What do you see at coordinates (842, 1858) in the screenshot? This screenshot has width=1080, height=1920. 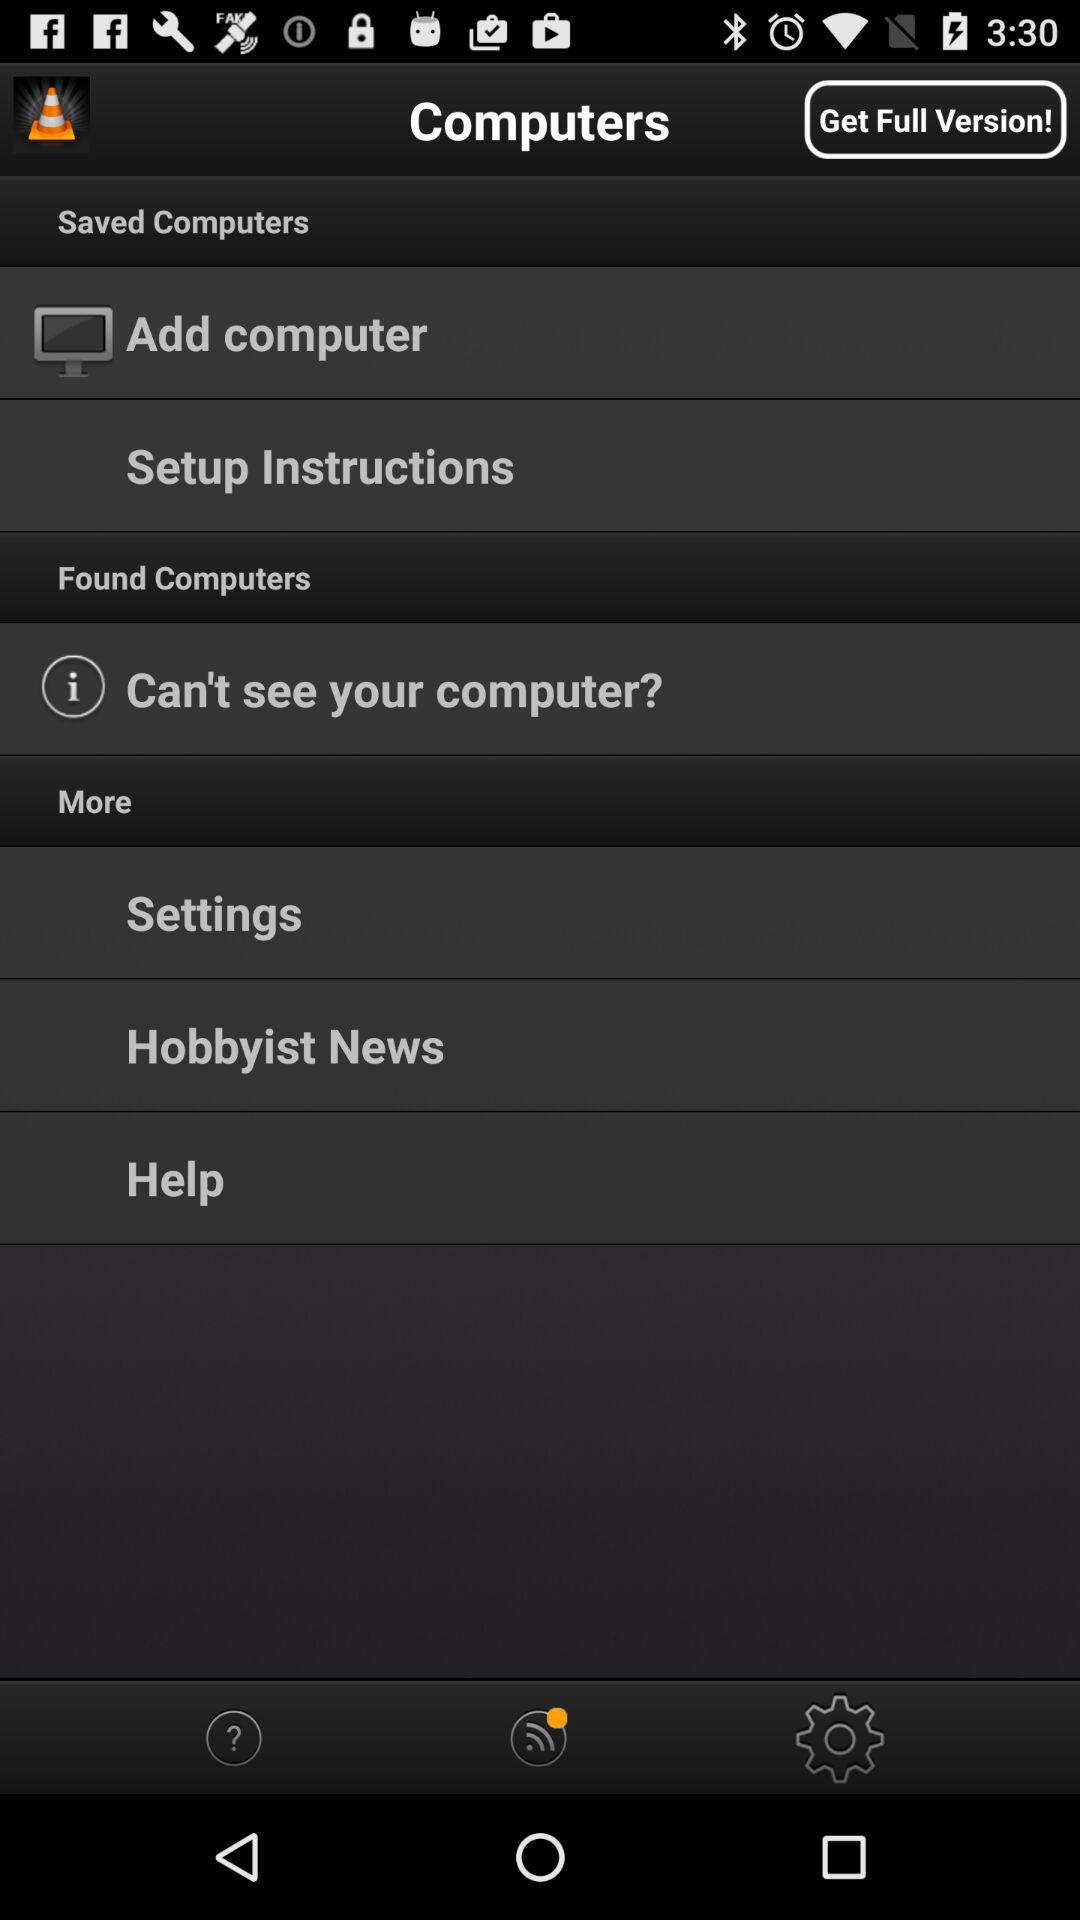 I see `the settings icon` at bounding box center [842, 1858].